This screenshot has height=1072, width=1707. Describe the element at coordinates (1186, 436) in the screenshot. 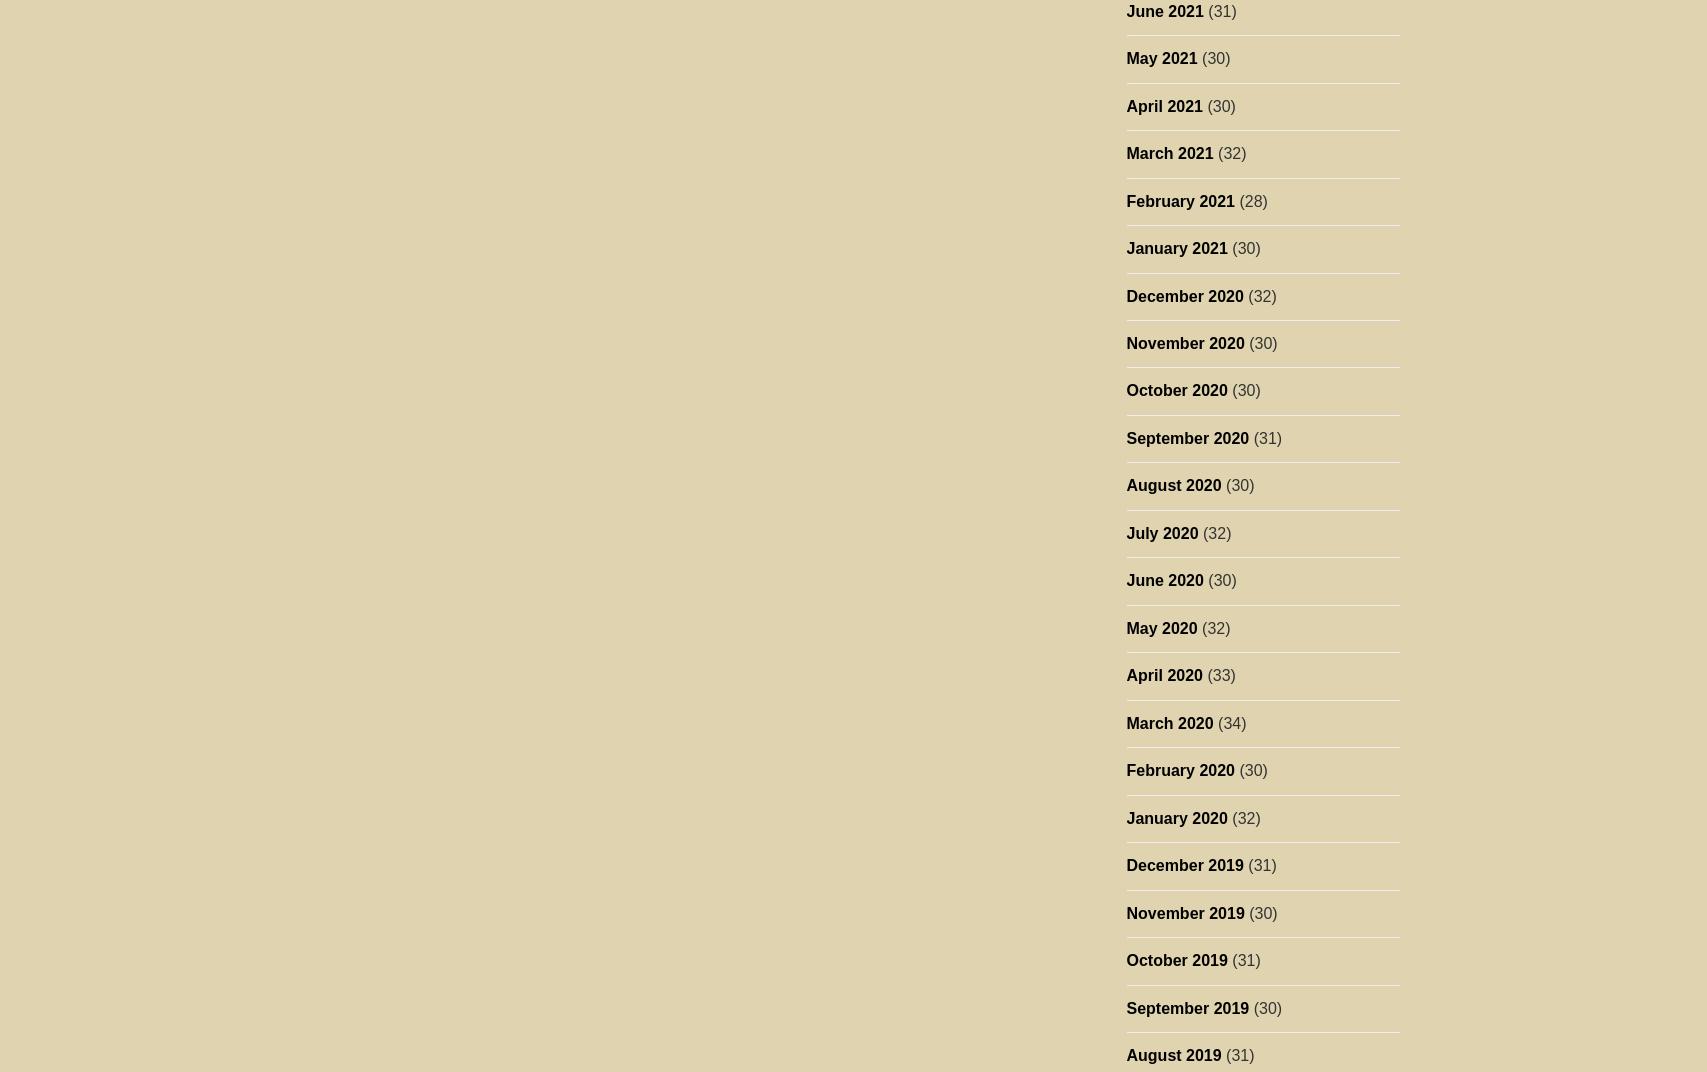

I see `'September 2020'` at that location.